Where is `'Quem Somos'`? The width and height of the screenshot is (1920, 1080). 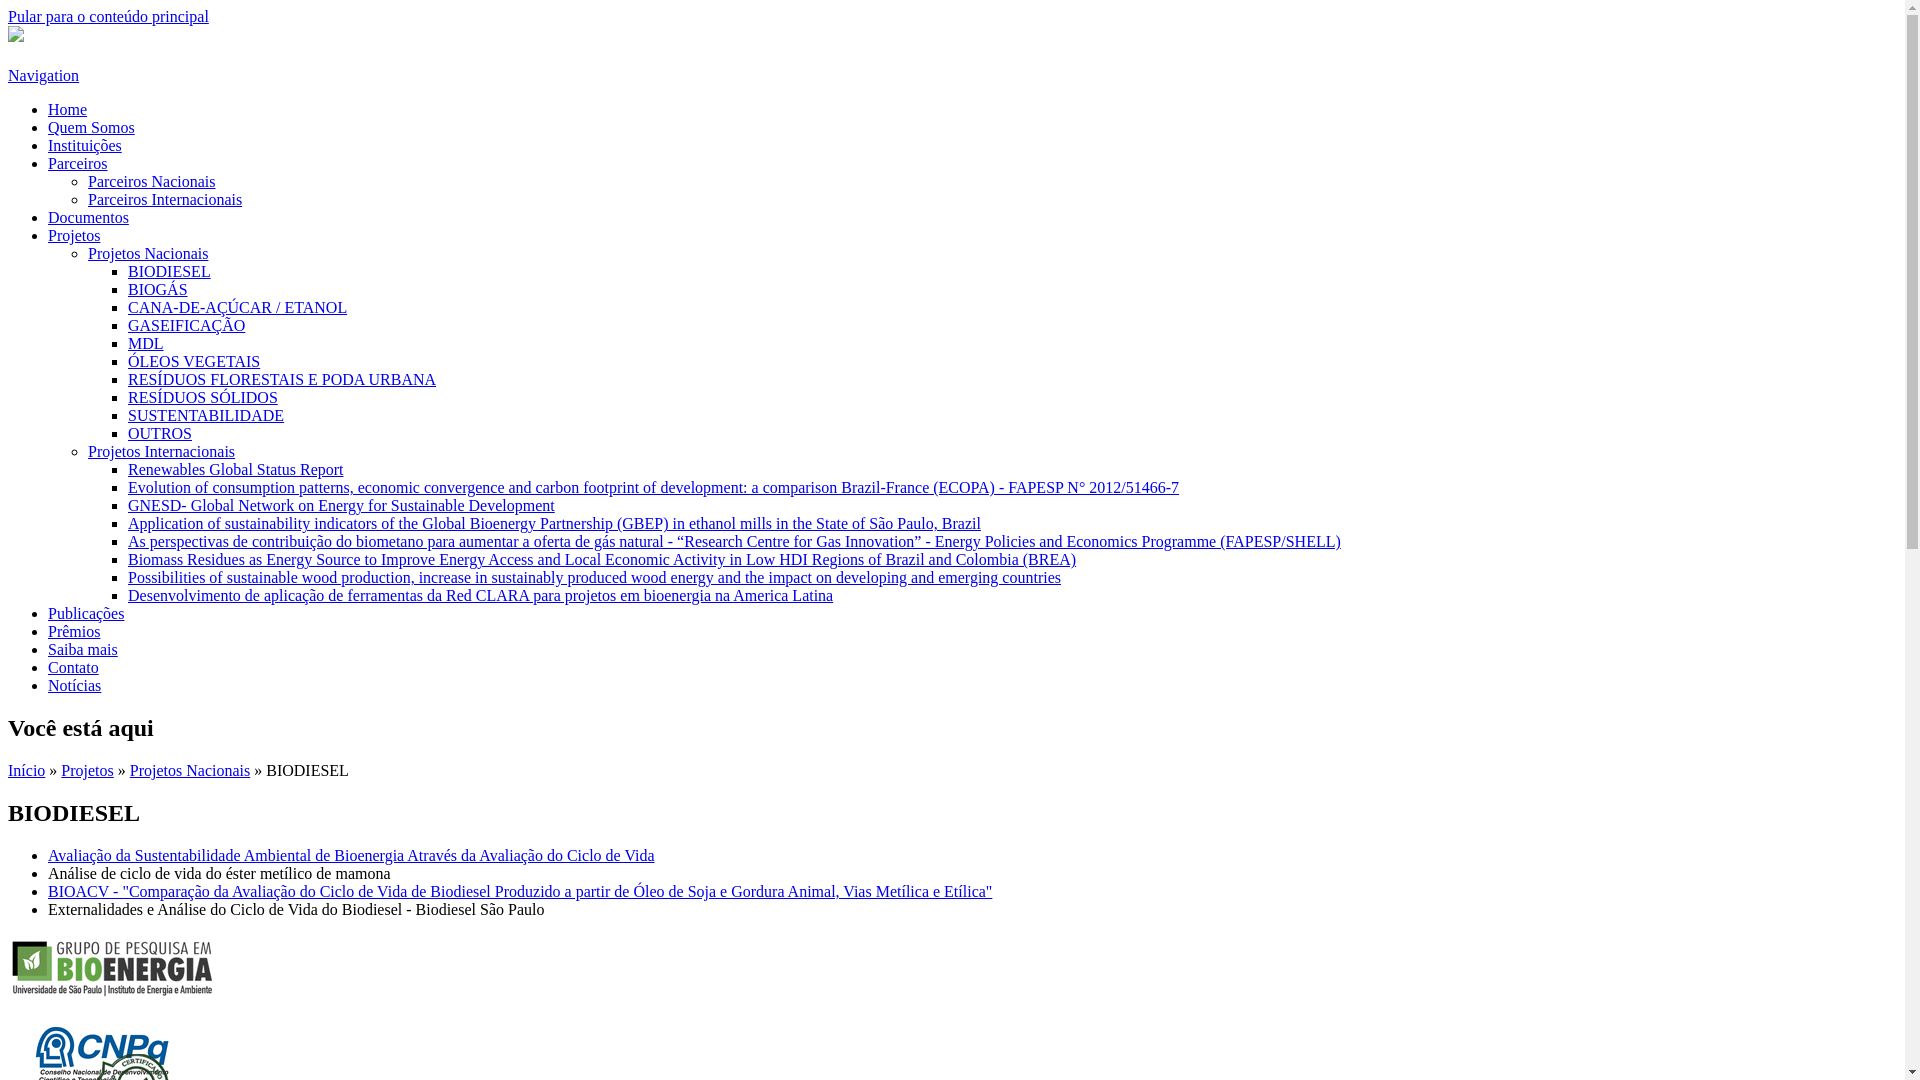 'Quem Somos' is located at coordinates (90, 127).